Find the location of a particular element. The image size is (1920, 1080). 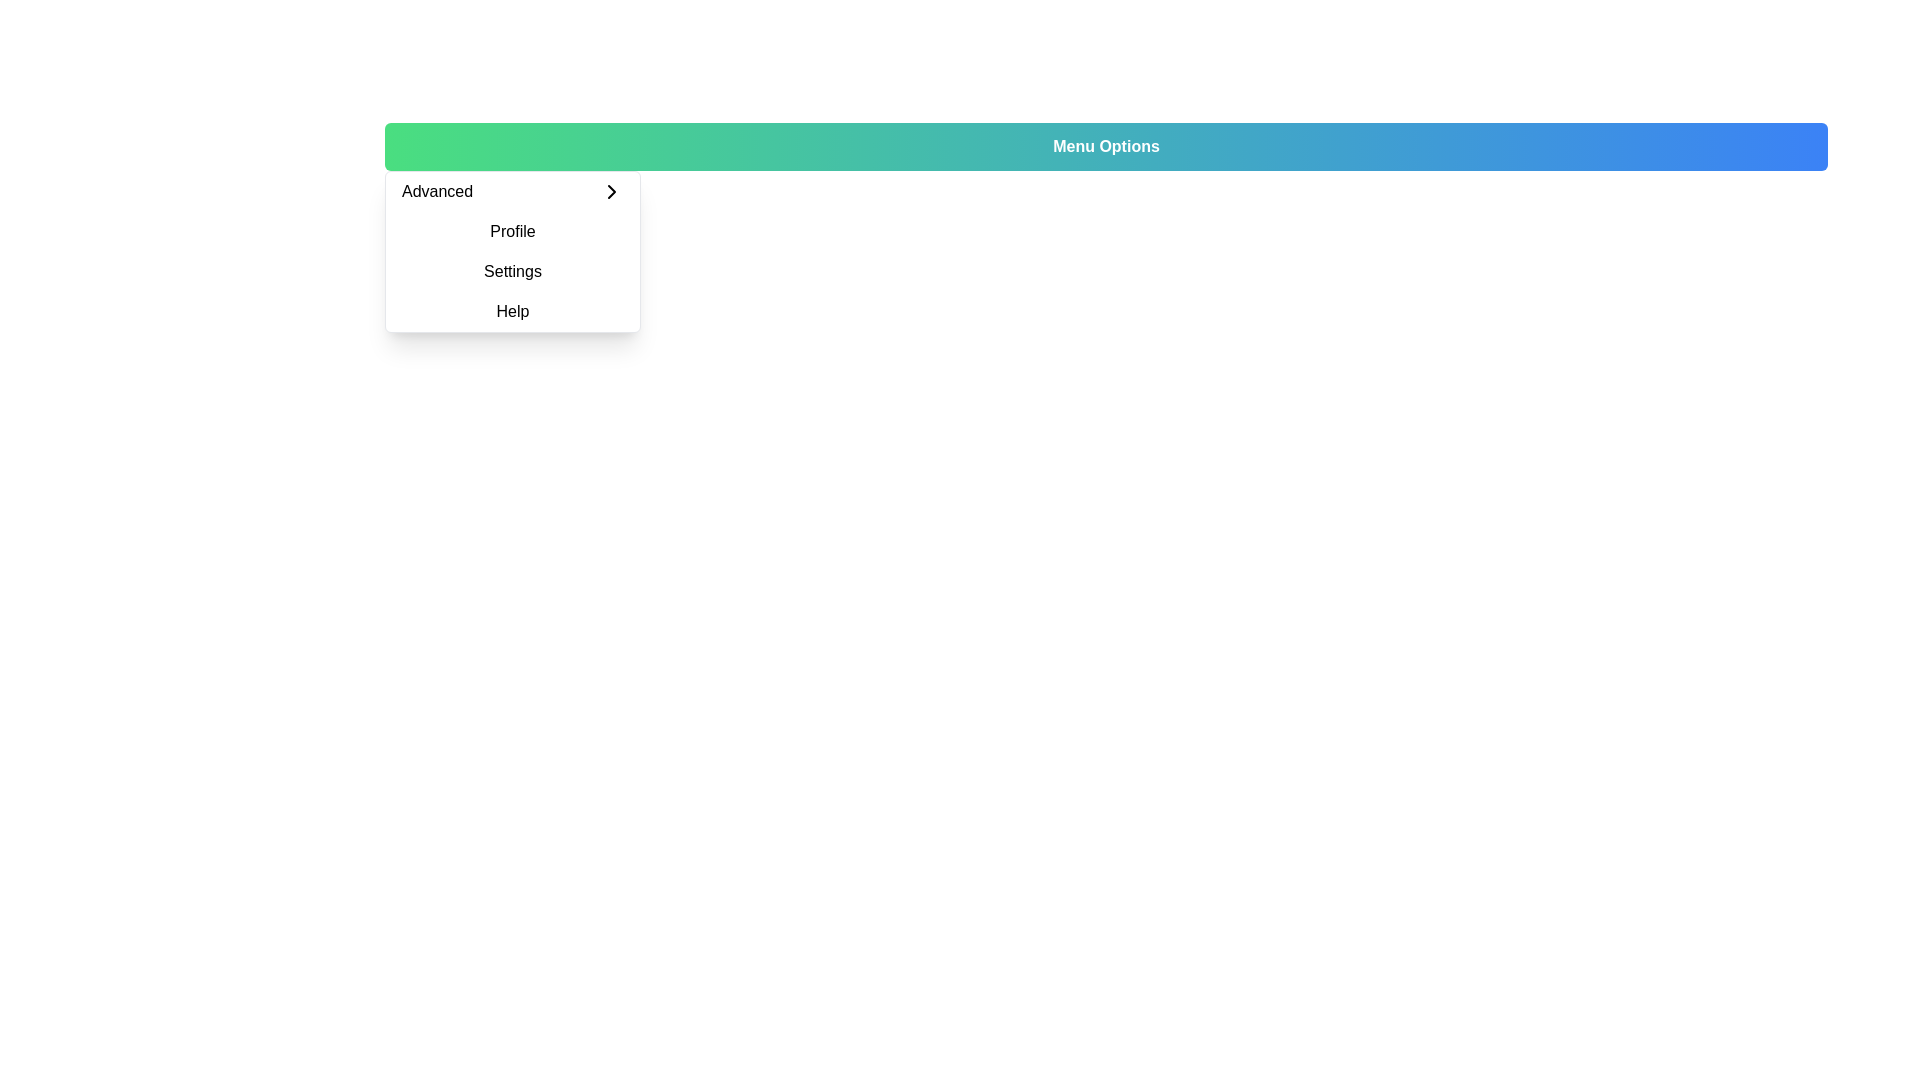

the second menu item in the vertical menu list, which is located between 'Advanced' and 'Settings' is located at coordinates (513, 230).